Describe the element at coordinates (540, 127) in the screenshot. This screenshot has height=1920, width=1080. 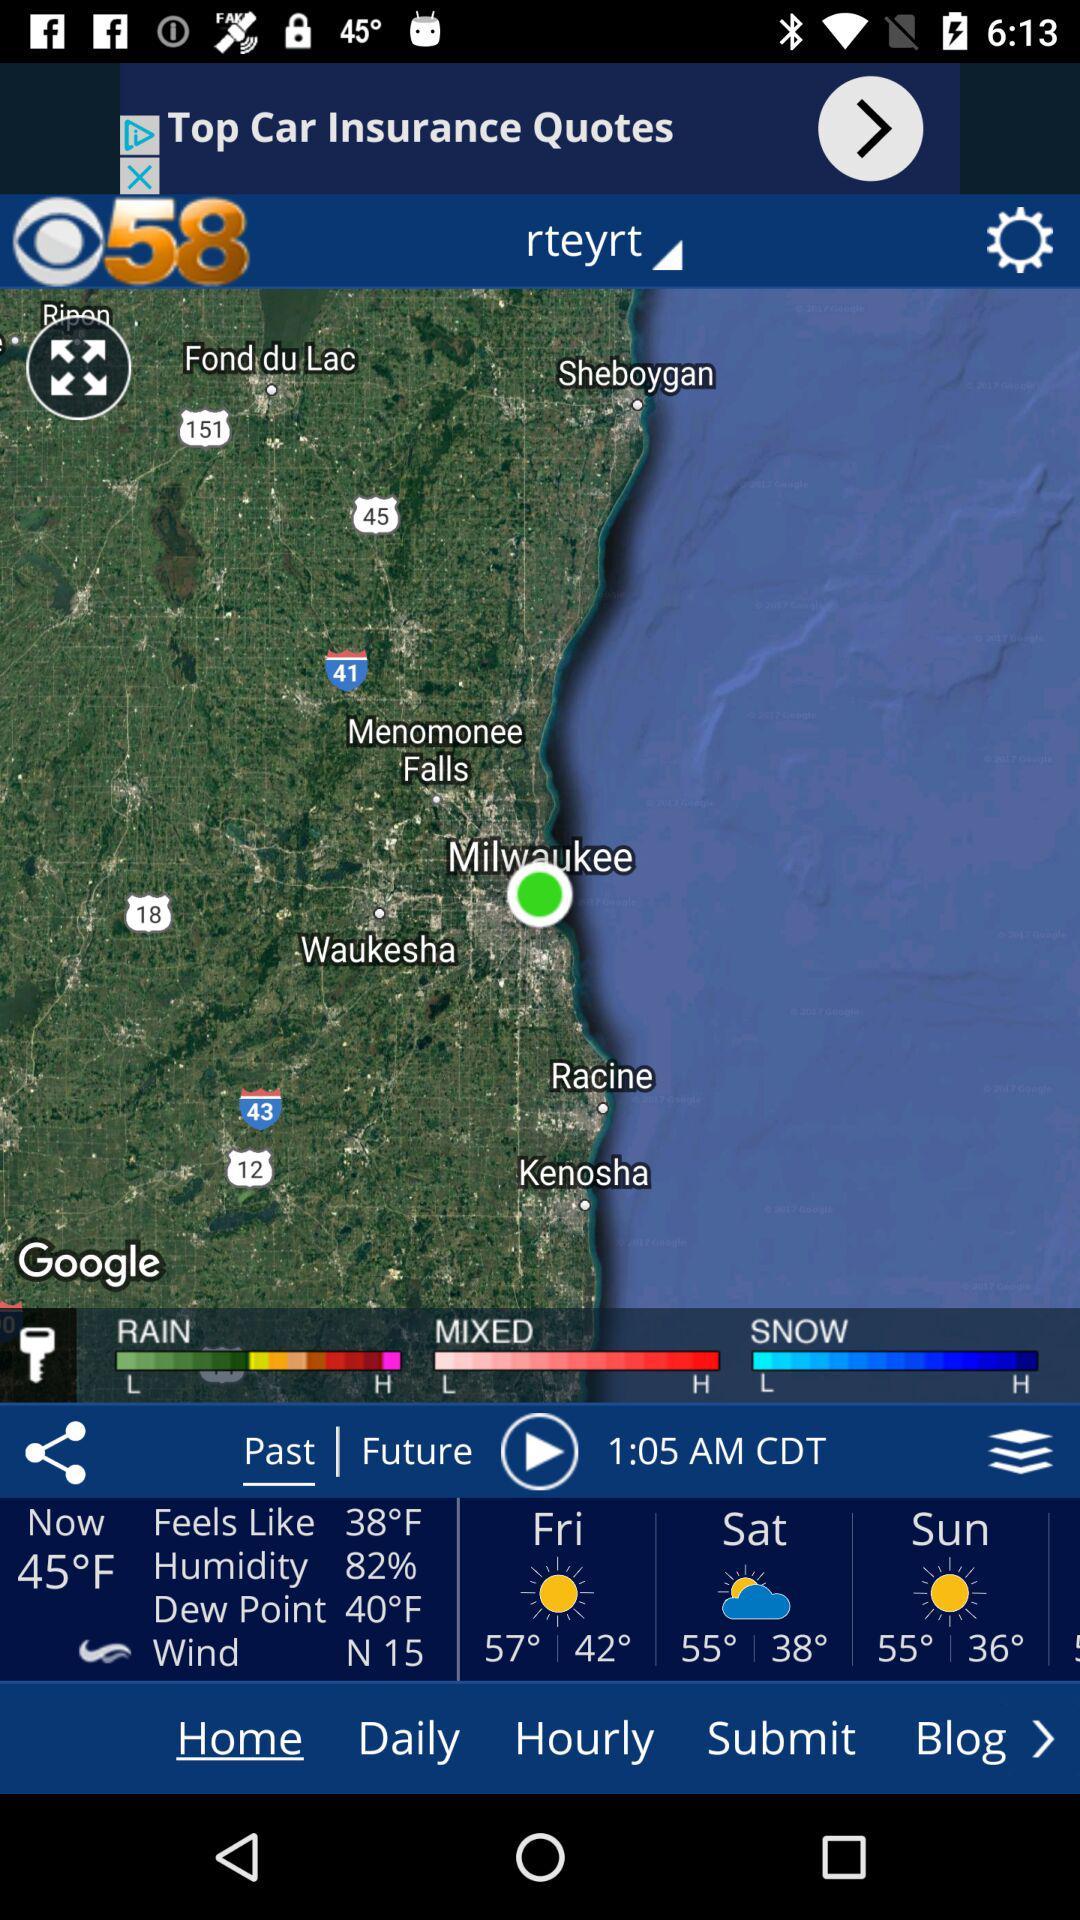
I see `advertising` at that location.